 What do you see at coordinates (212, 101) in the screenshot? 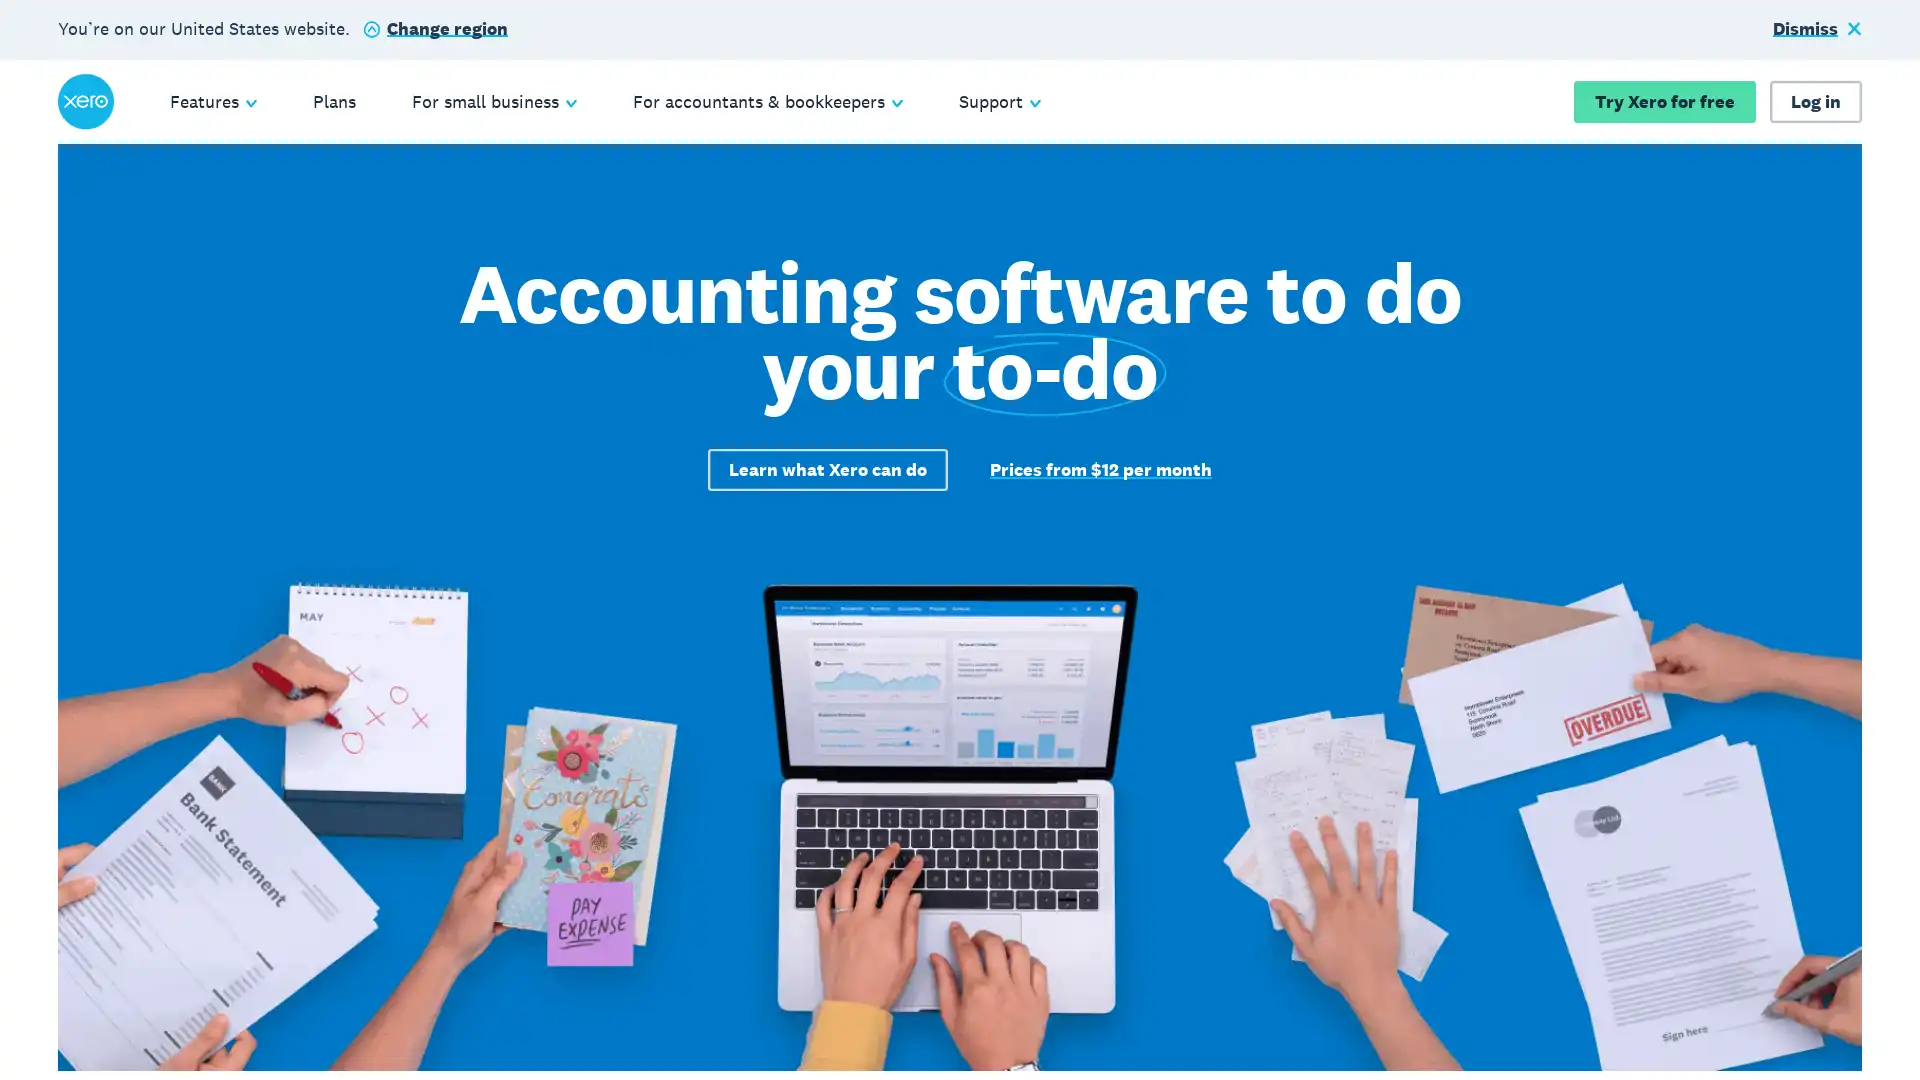
I see `Features` at bounding box center [212, 101].